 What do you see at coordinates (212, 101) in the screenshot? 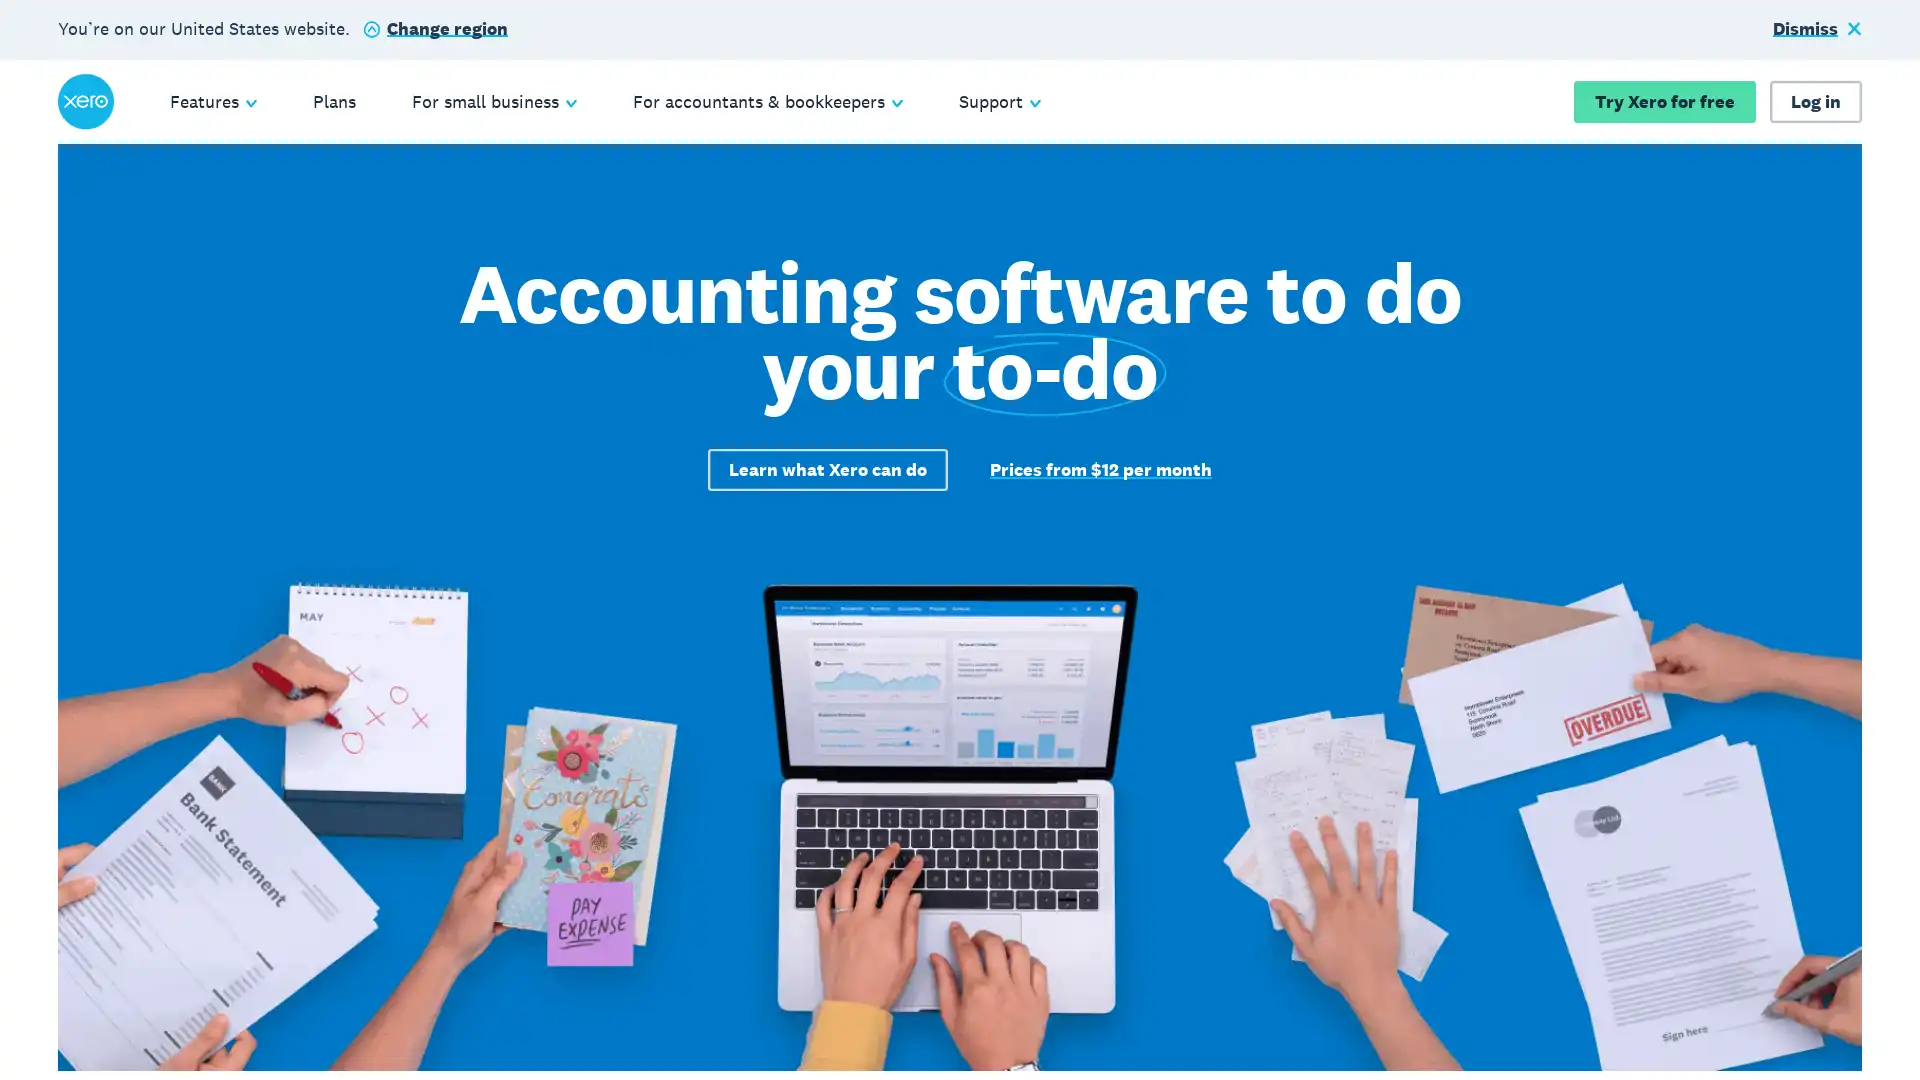
I see `Features` at bounding box center [212, 101].